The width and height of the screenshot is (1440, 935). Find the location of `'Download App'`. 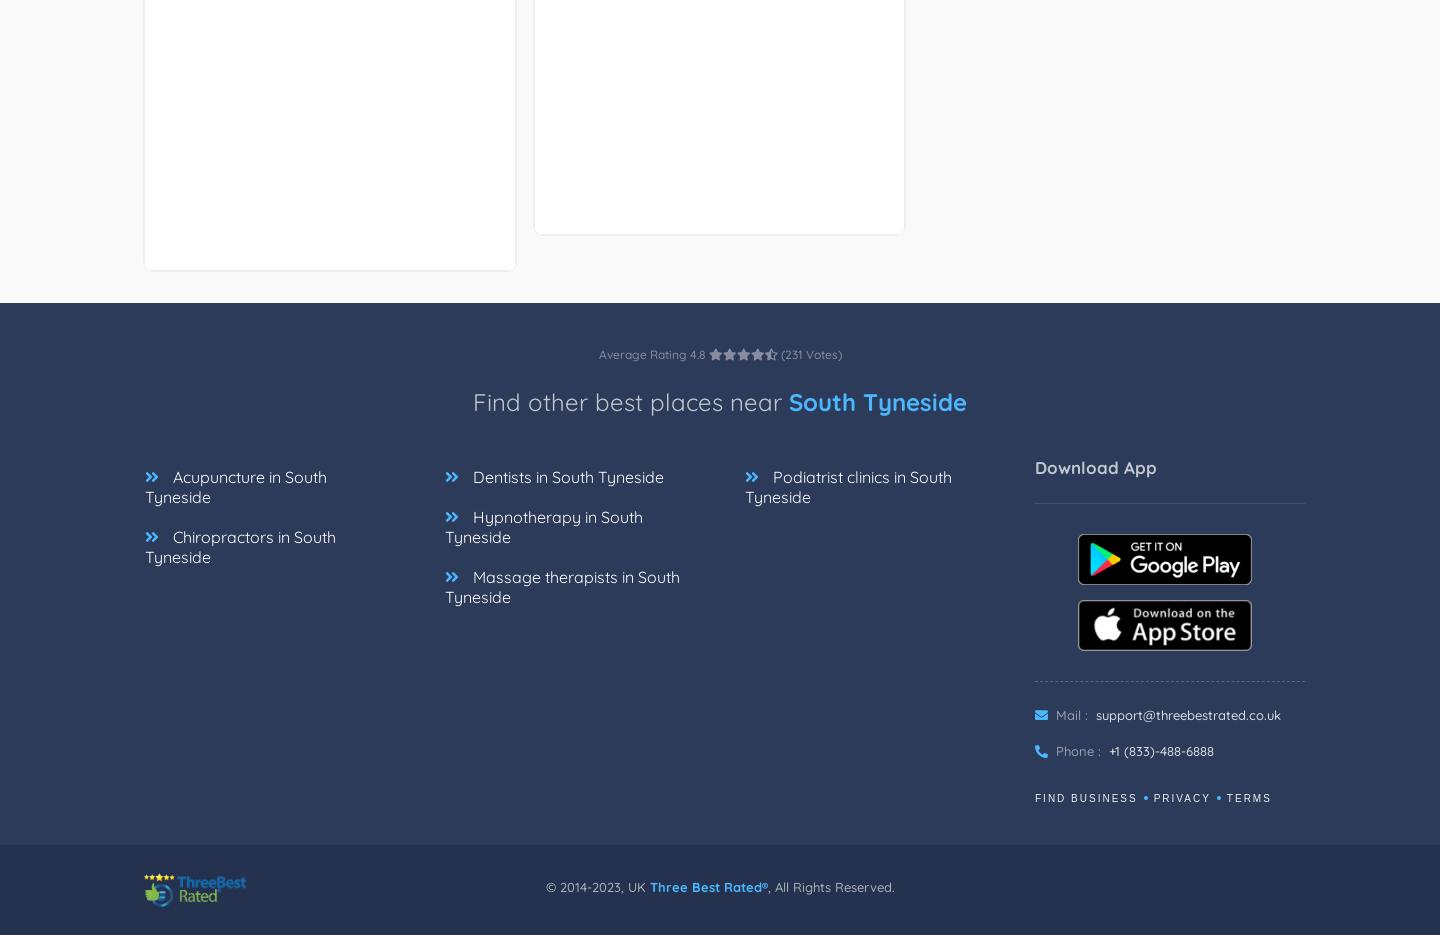

'Download App' is located at coordinates (1094, 466).